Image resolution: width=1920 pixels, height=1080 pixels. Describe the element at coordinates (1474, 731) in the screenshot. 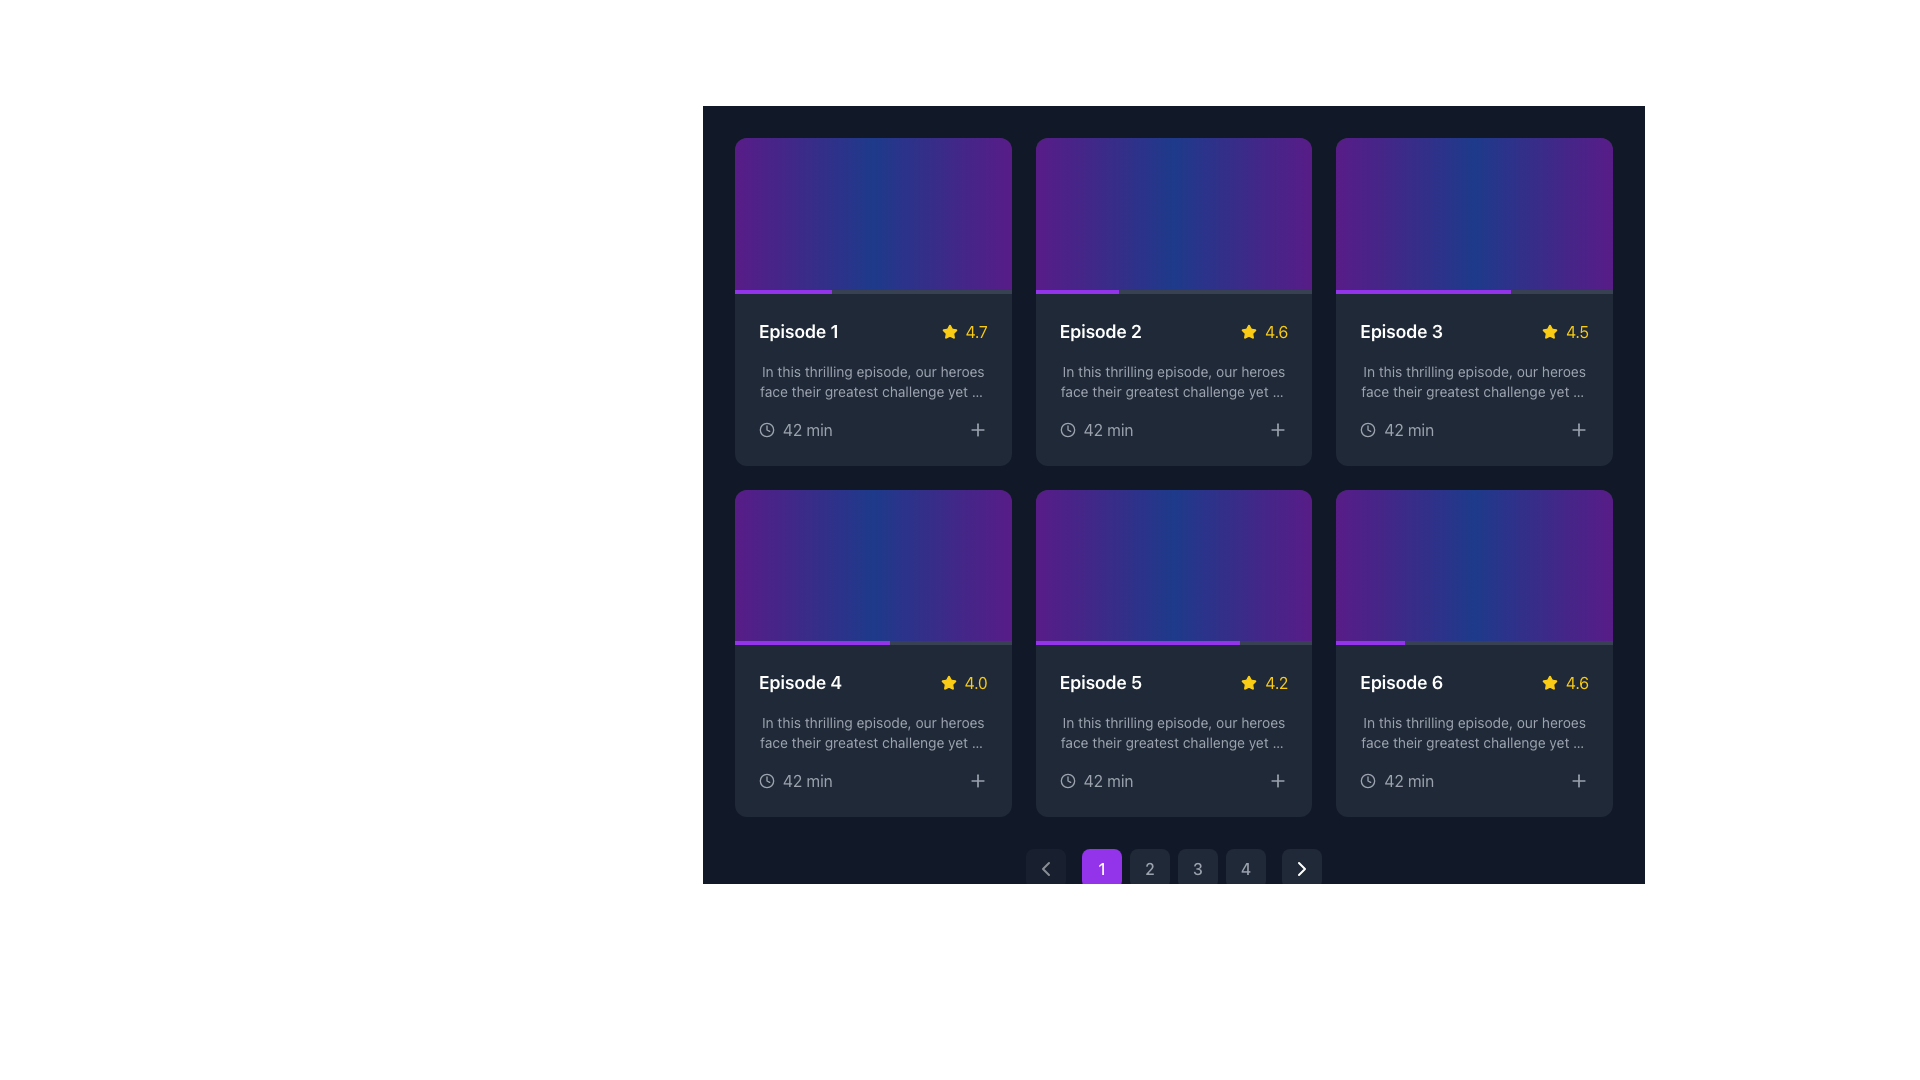

I see `the Informational Card displaying details about a specific episode, located in the bottom-right corner of the visible grid` at that location.